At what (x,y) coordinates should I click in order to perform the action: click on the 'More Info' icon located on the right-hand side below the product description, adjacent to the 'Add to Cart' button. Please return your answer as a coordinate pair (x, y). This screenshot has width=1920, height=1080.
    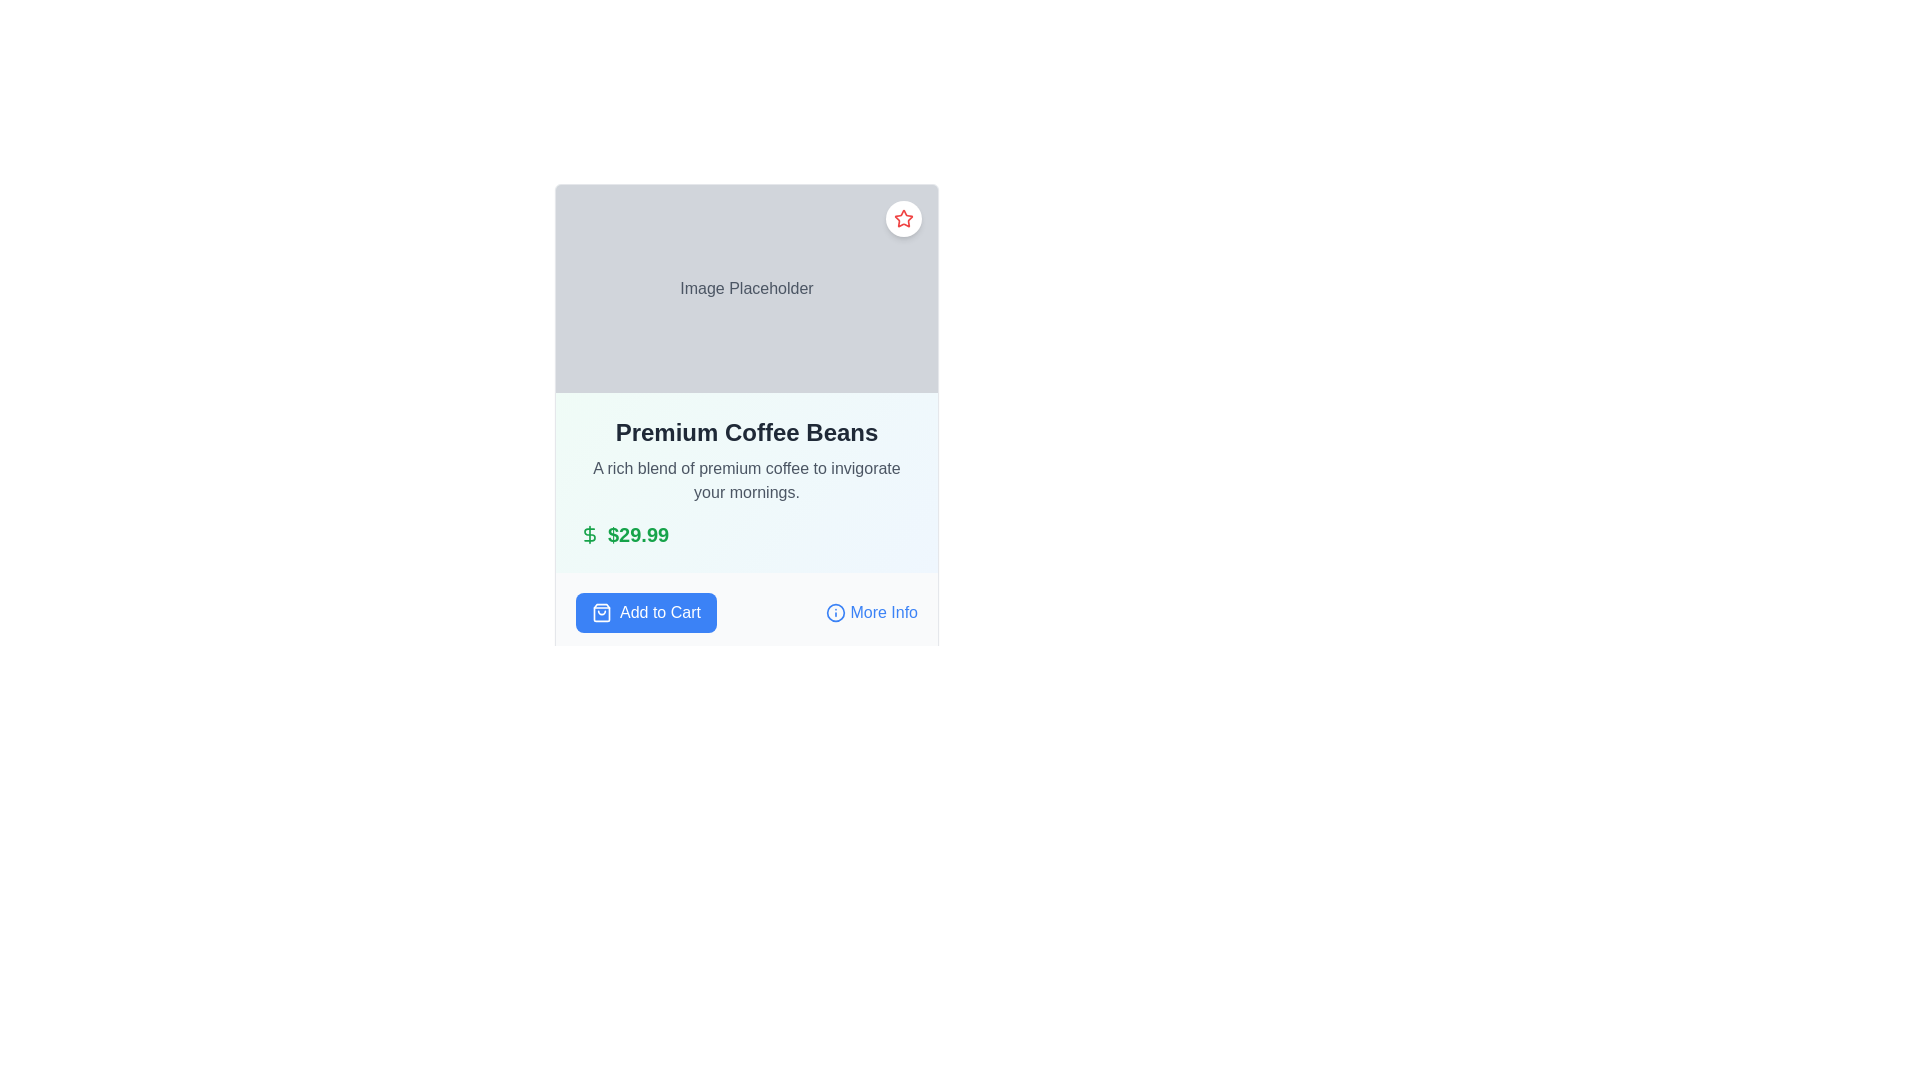
    Looking at the image, I should click on (836, 612).